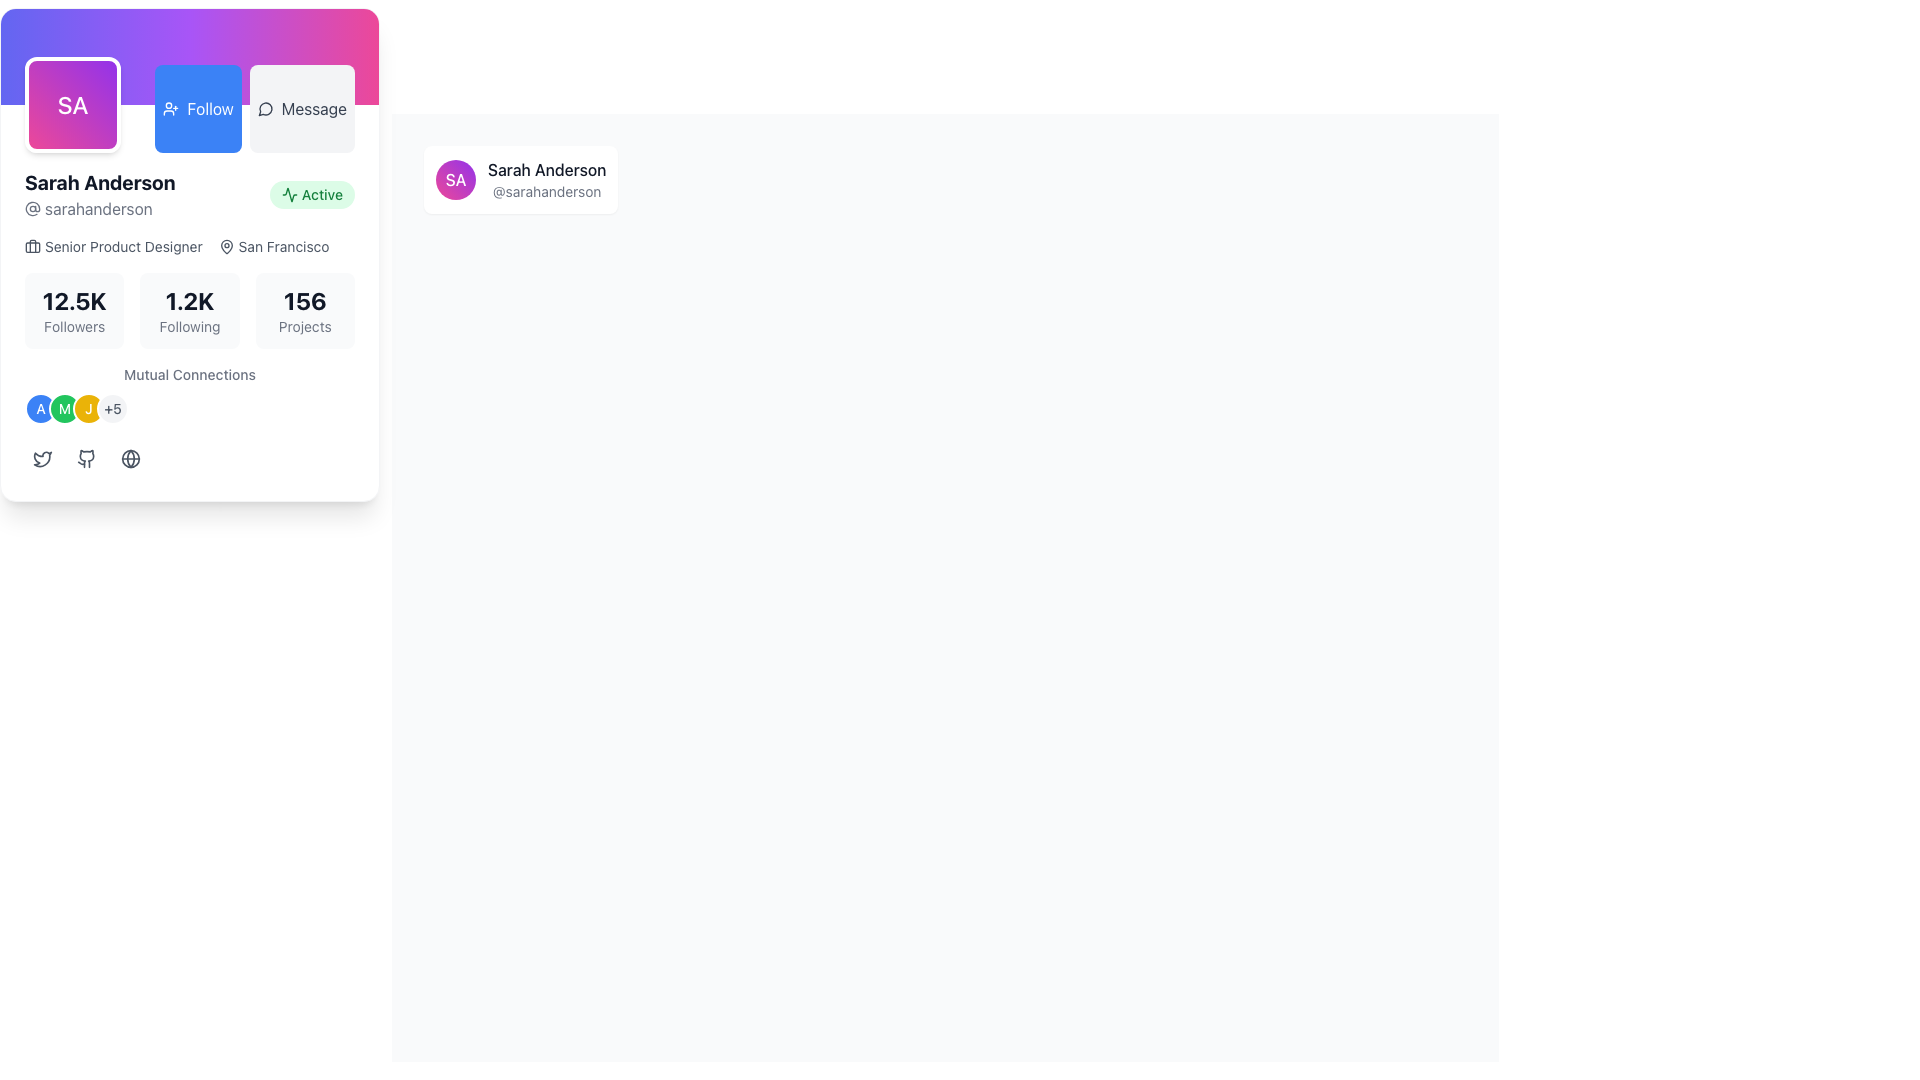  I want to click on the icon located to the left of the 'Message' text within the button in the top right section of the interface, so click(264, 108).